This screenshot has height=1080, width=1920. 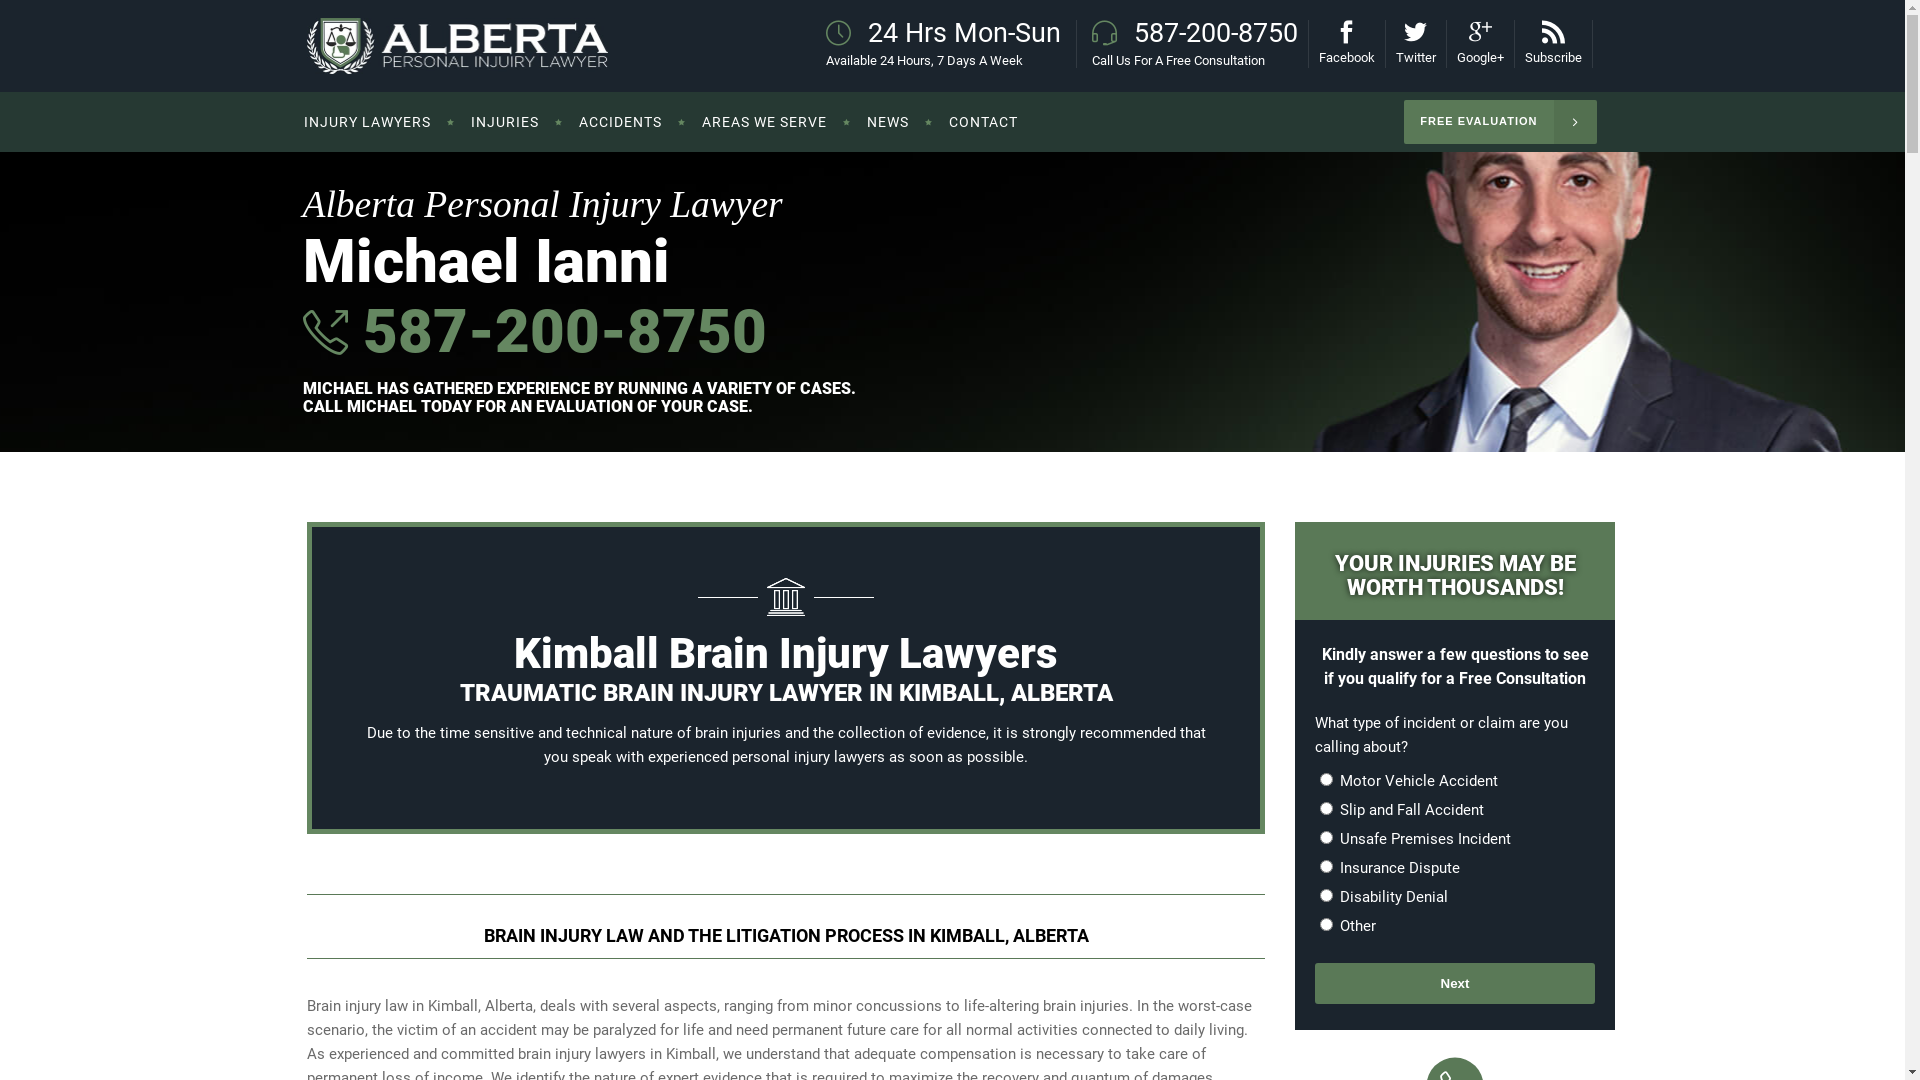 I want to click on 'FREE EVALUATION', so click(x=1499, y=122).